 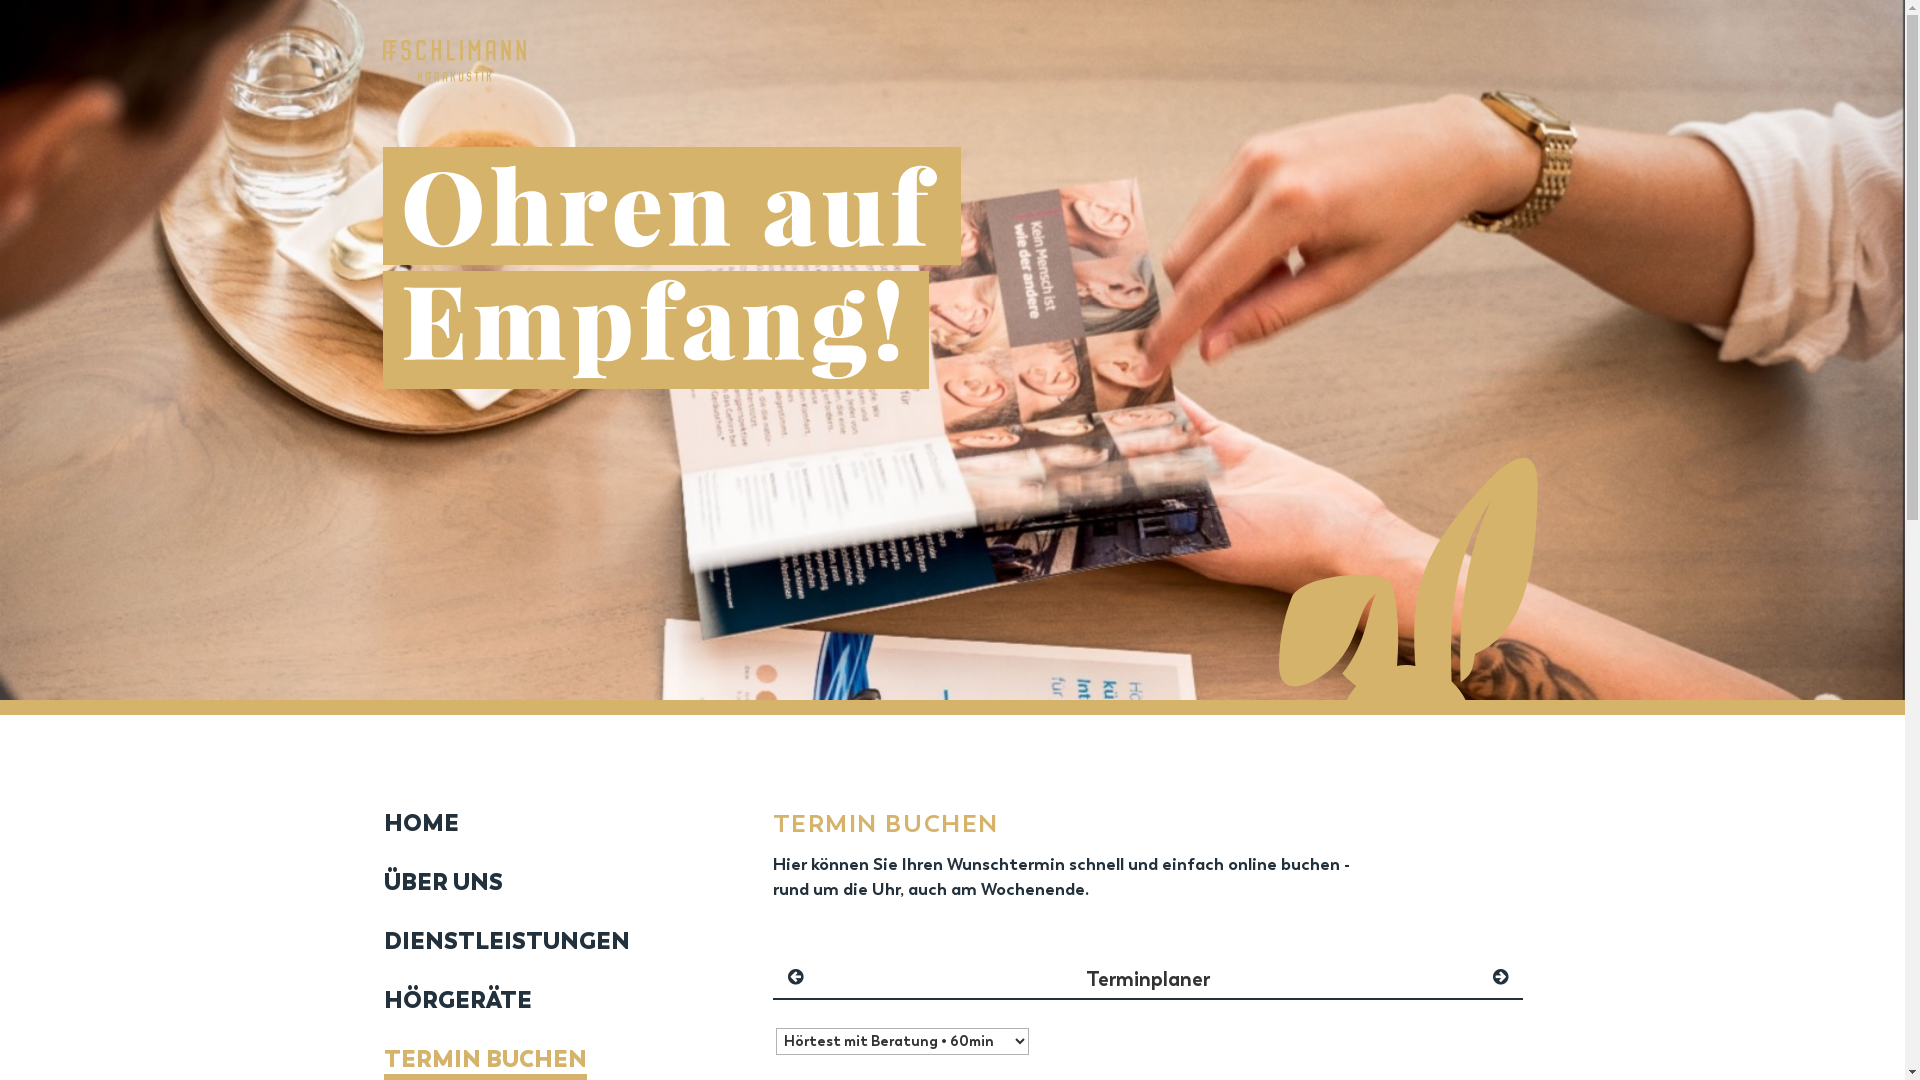 I want to click on 'DIENSTLEISTUNGEN', so click(x=505, y=941).